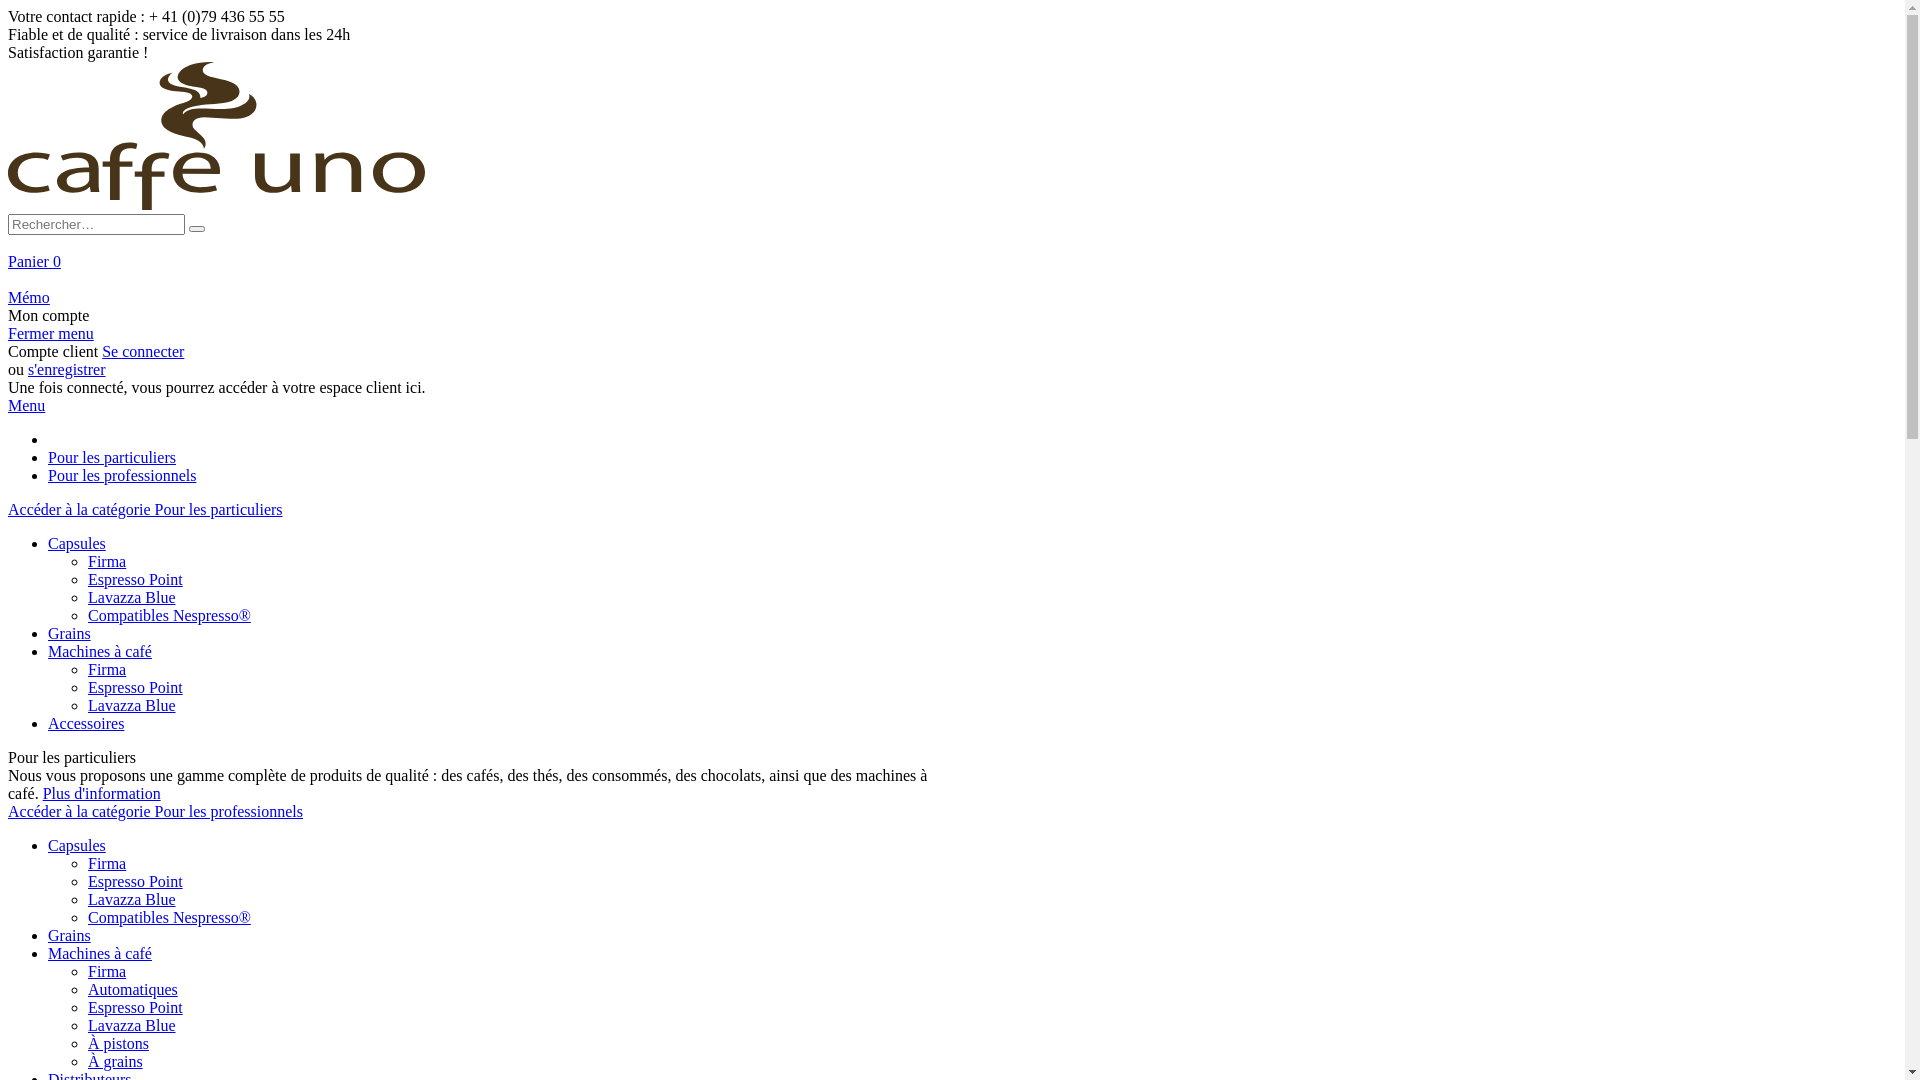 The height and width of the screenshot is (1080, 1920). Describe the element at coordinates (85, 722) in the screenshot. I see `'Accessoires'` at that location.